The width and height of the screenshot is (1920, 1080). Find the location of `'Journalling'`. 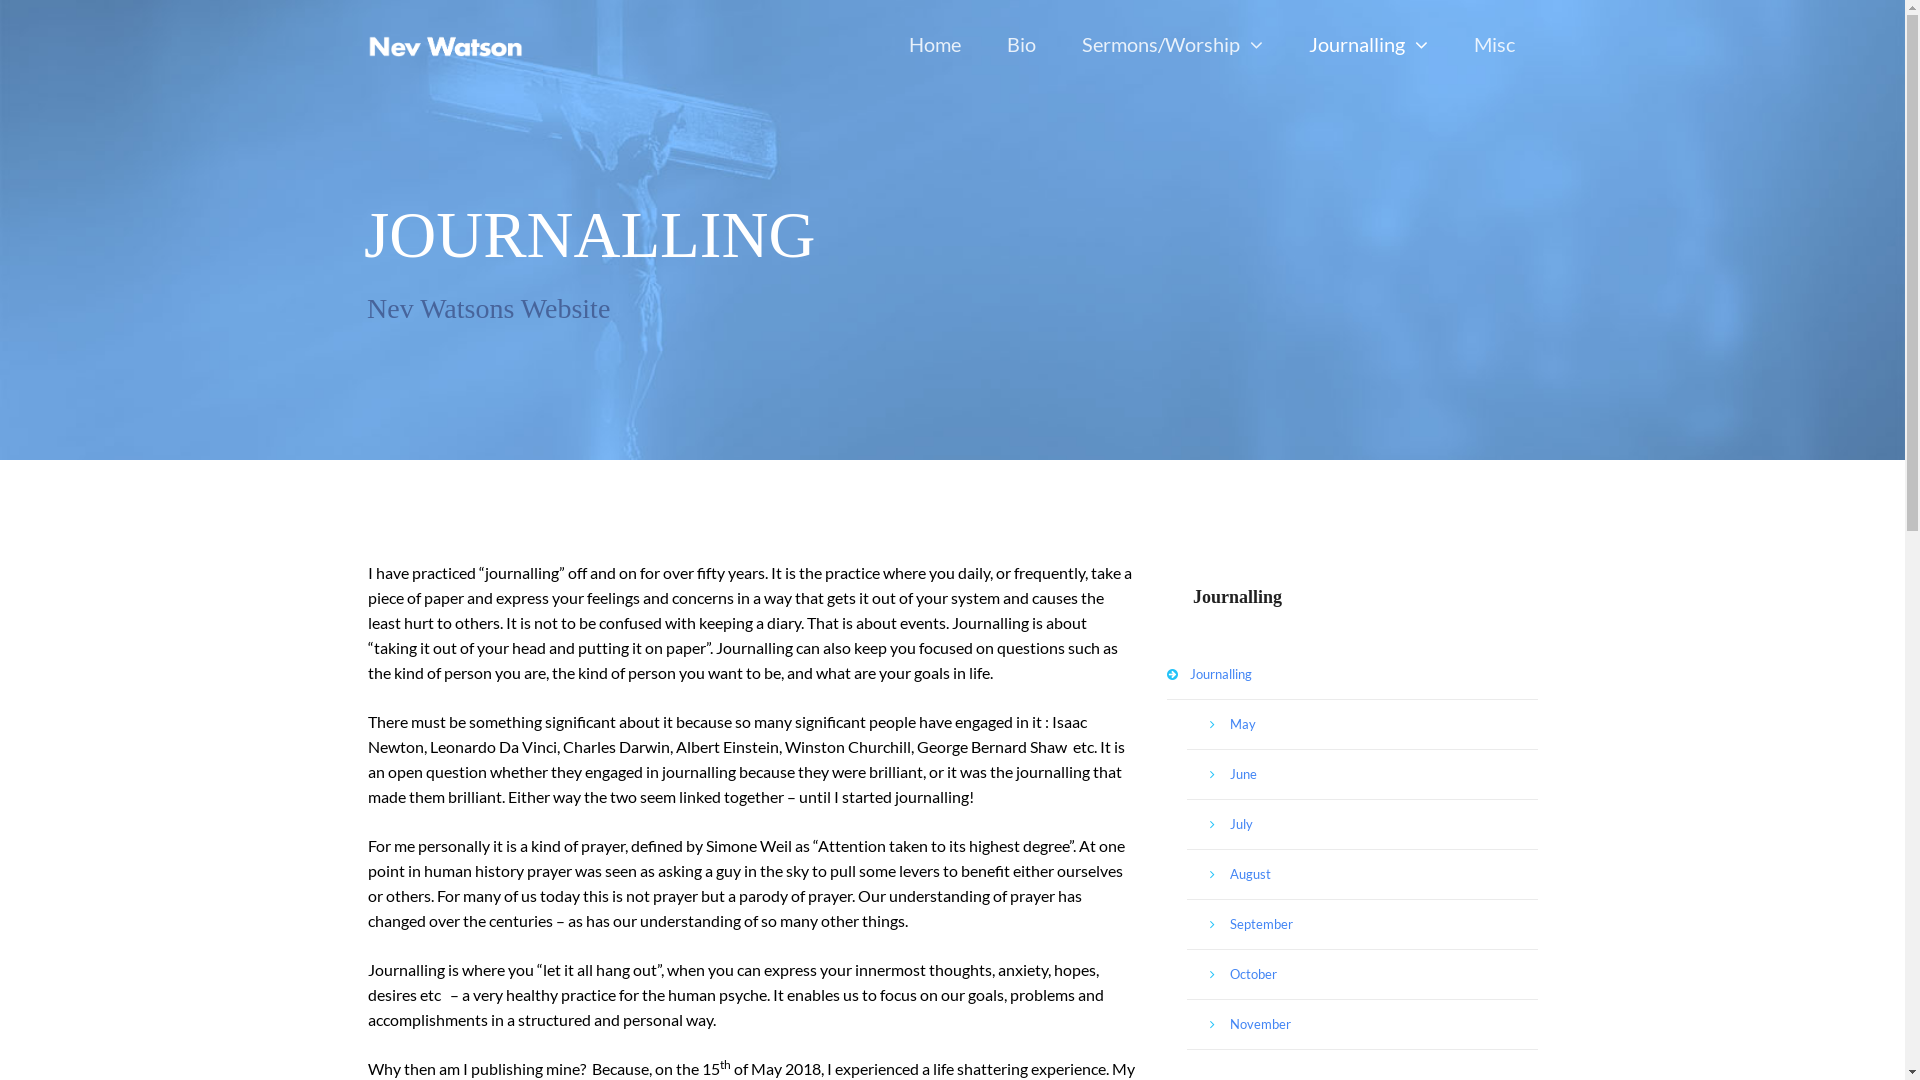

'Journalling' is located at coordinates (1352, 675).